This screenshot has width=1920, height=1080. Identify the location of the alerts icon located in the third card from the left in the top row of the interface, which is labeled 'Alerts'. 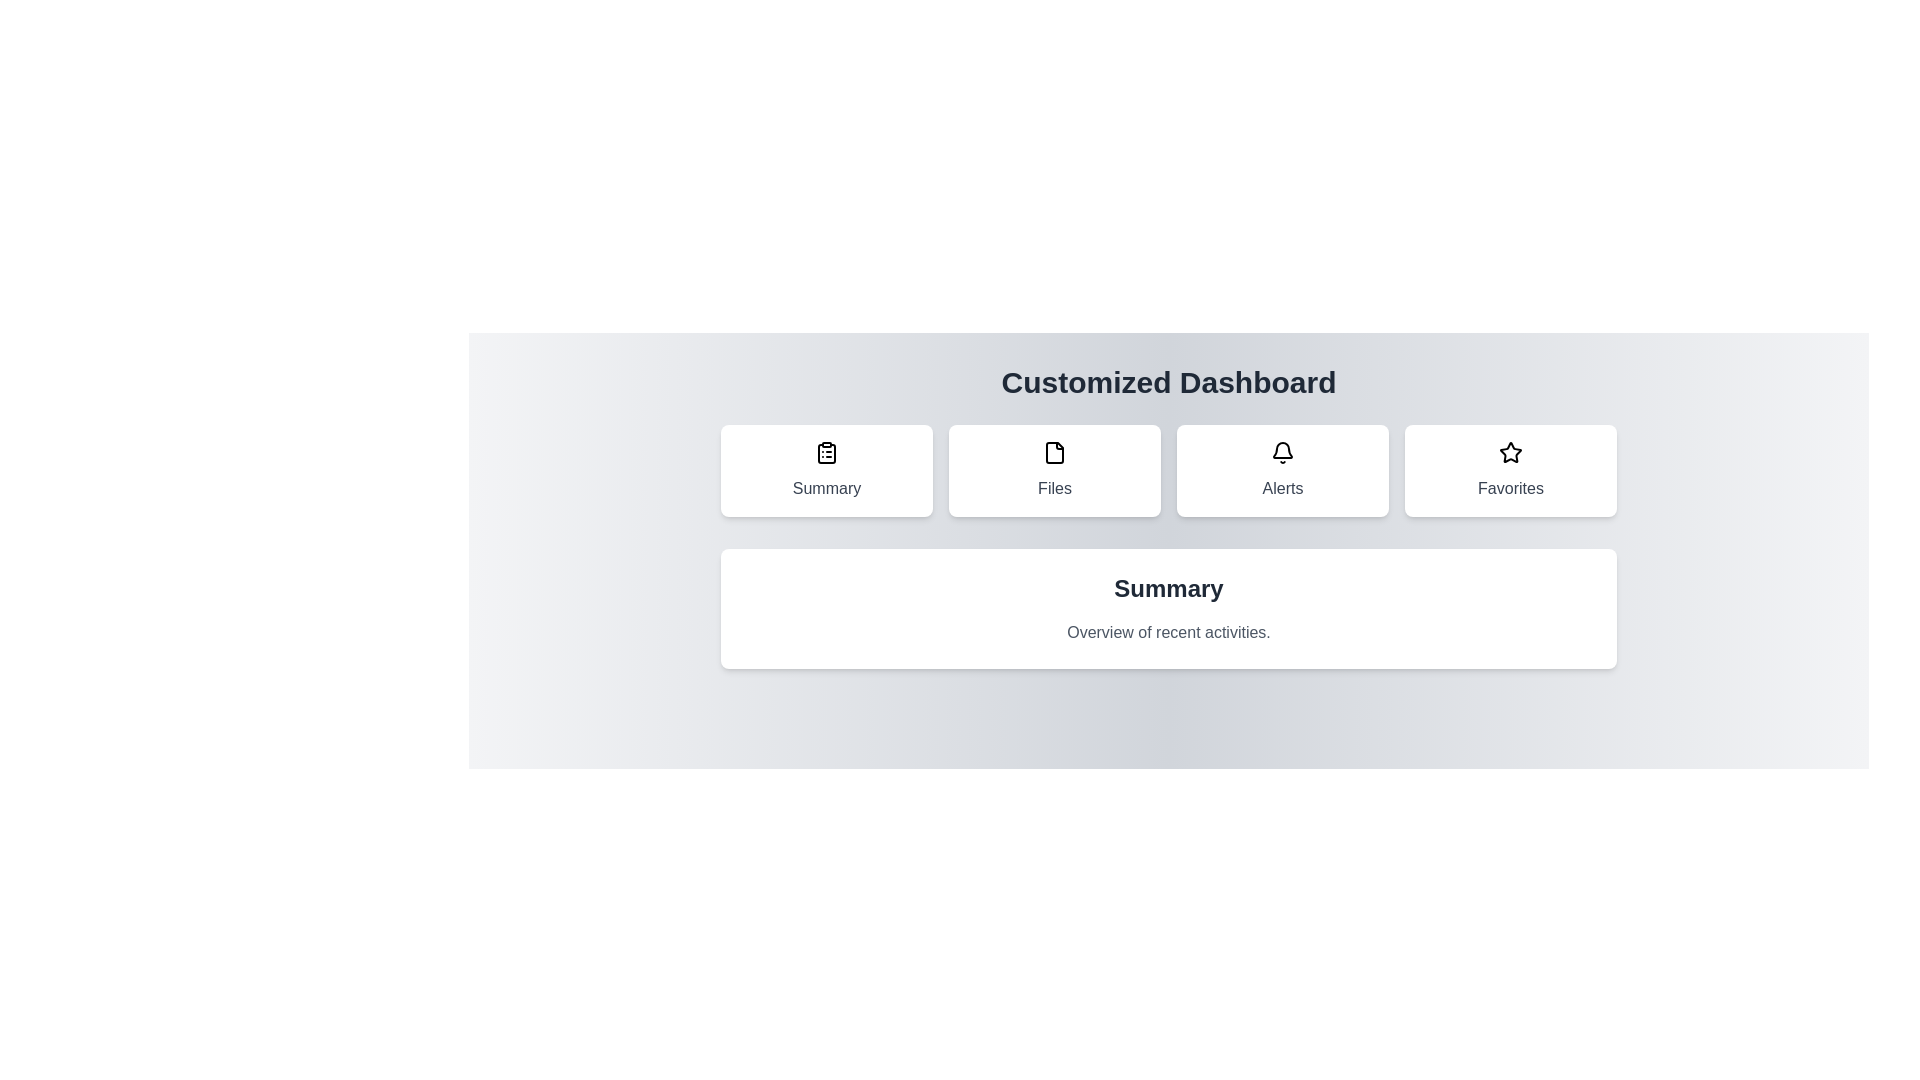
(1282, 452).